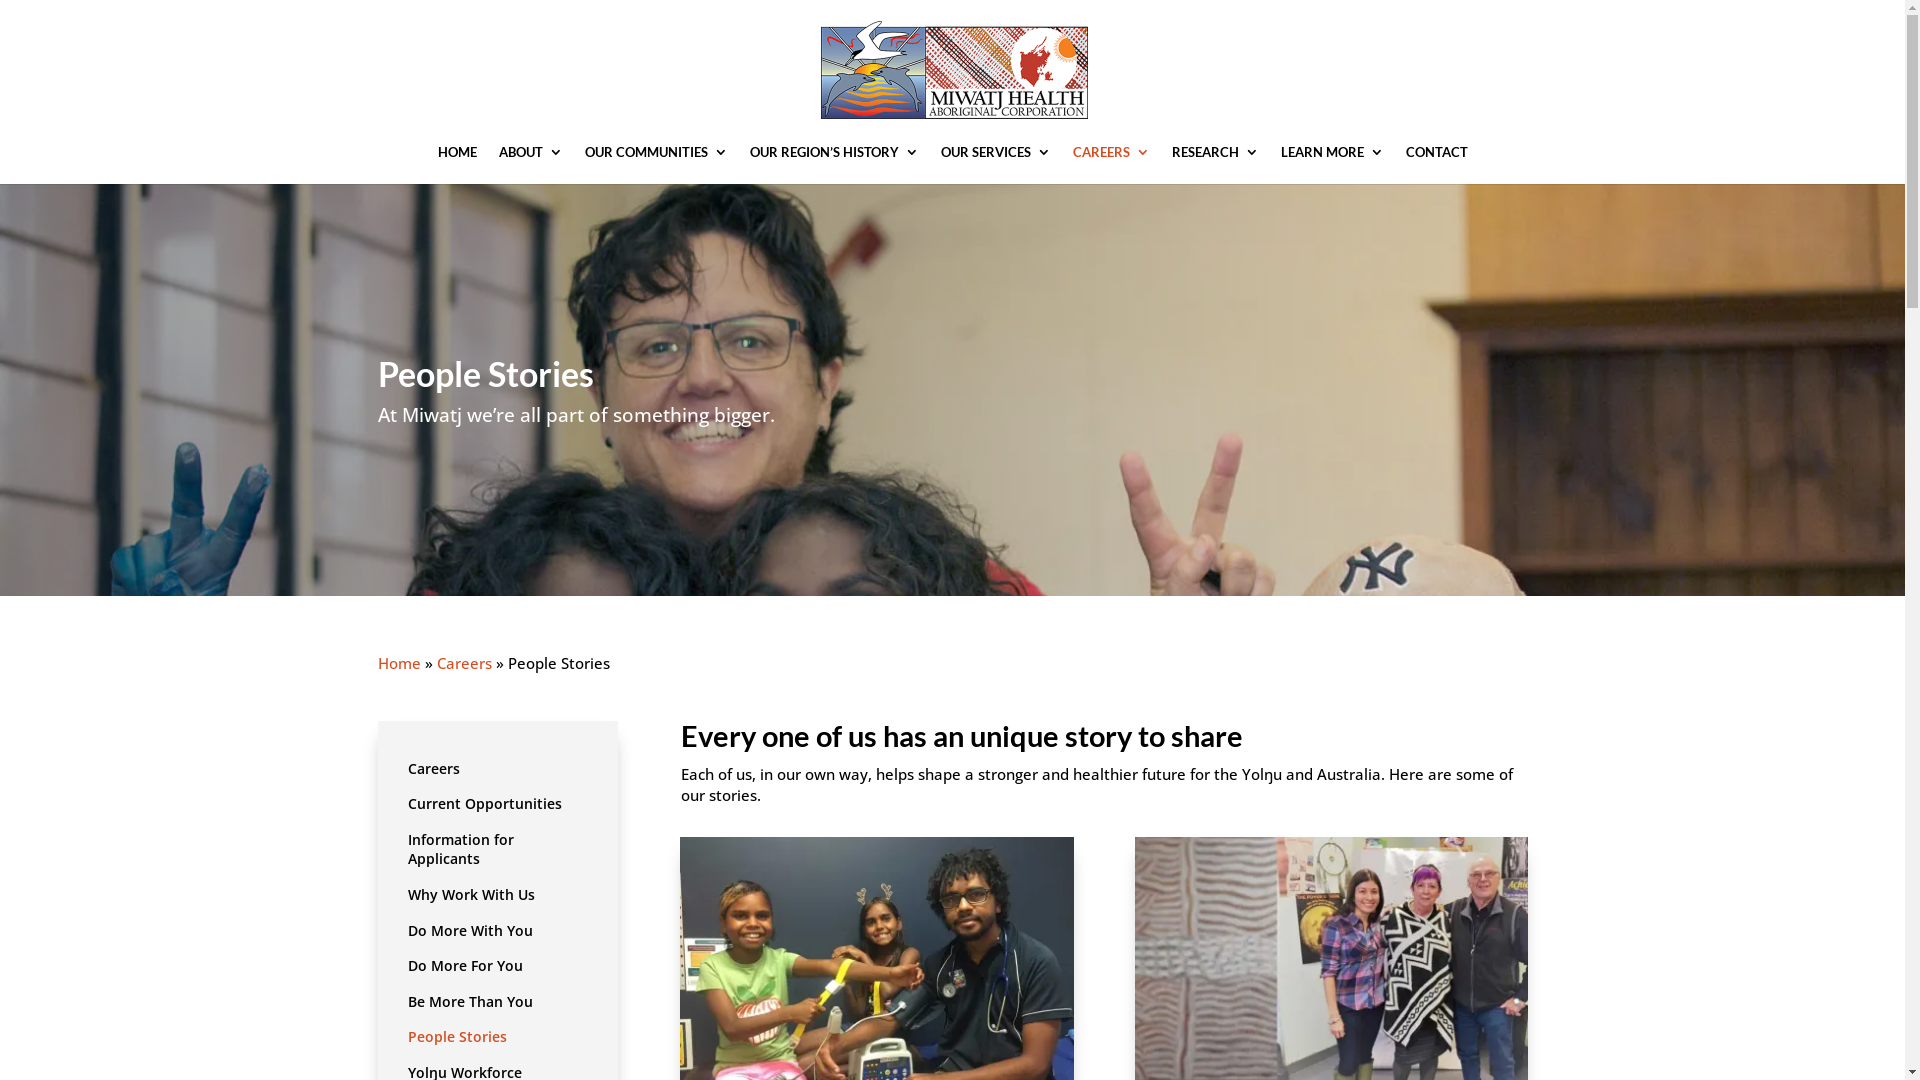  I want to click on 'Careers', so click(432, 771).